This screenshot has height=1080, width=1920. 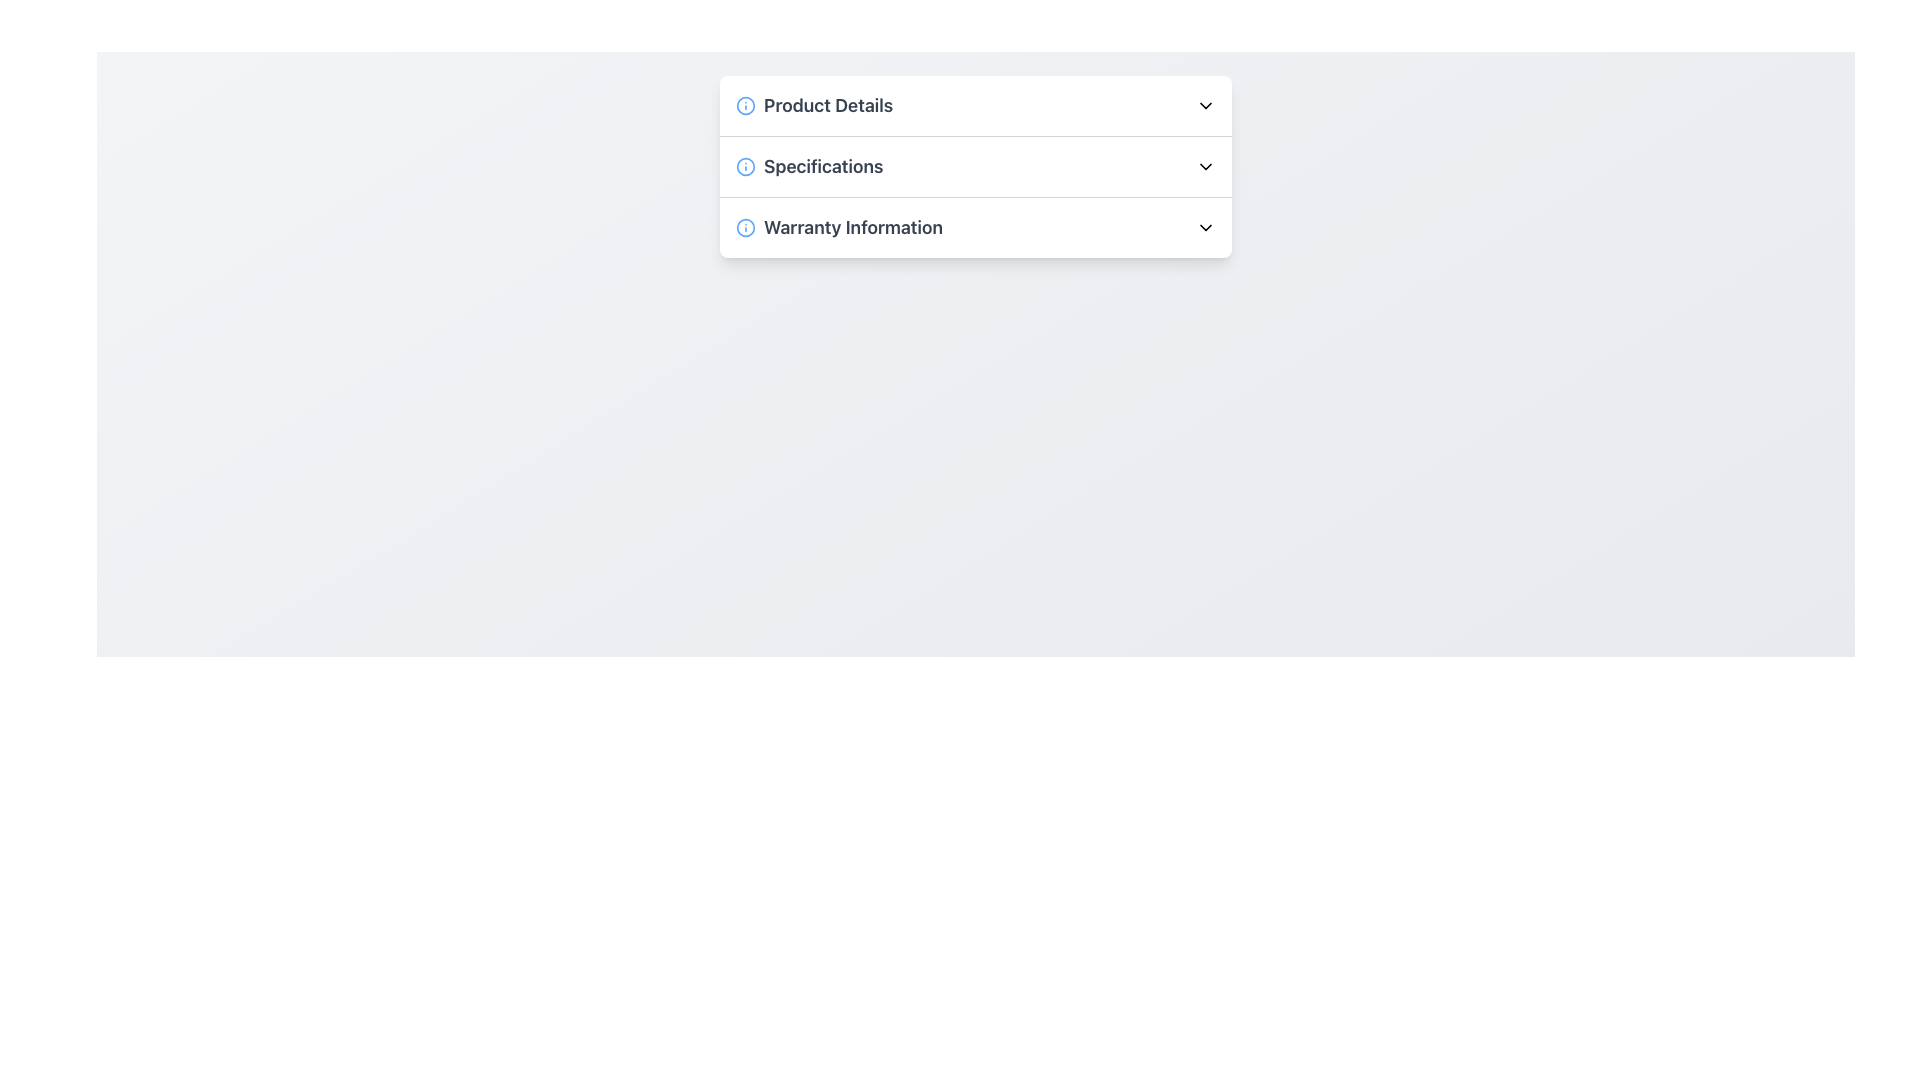 I want to click on the circular blue icon with a white interior and a smaller blue dot at its center, located to the left of the 'Warranty Information' text, so click(x=744, y=226).